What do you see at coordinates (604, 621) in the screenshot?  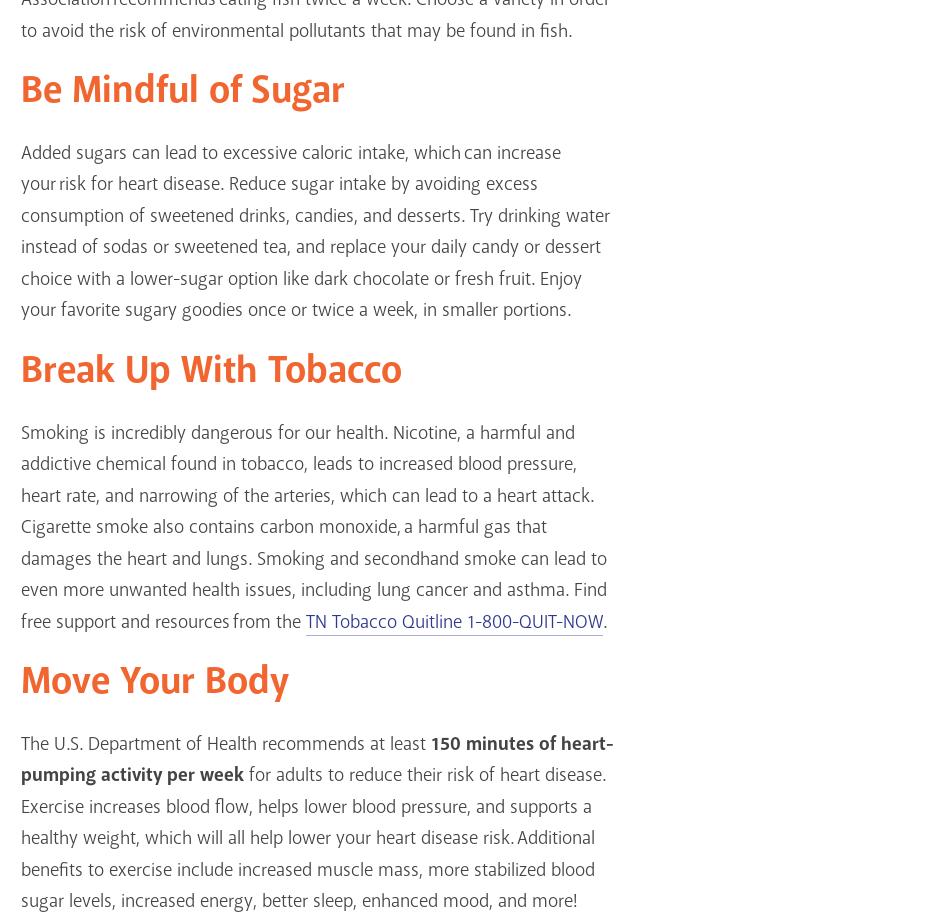 I see `'.'` at bounding box center [604, 621].